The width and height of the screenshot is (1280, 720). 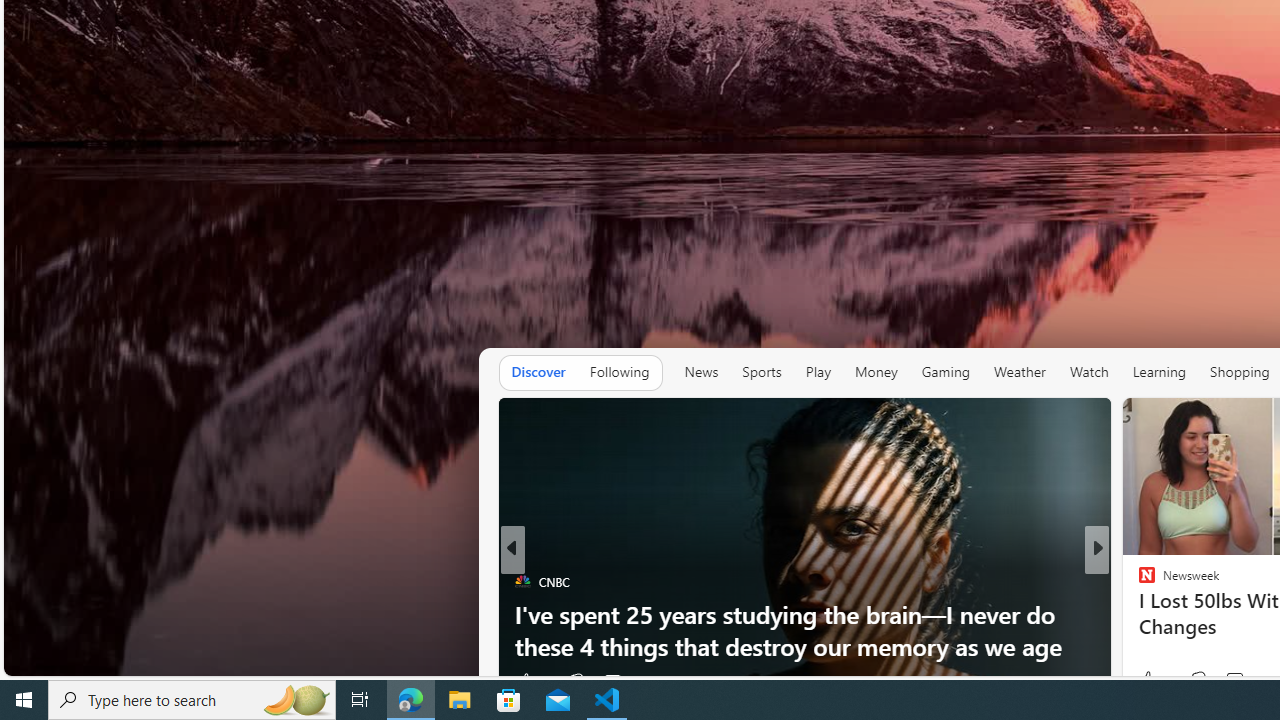 I want to click on 'Yumophile', so click(x=1138, y=613).